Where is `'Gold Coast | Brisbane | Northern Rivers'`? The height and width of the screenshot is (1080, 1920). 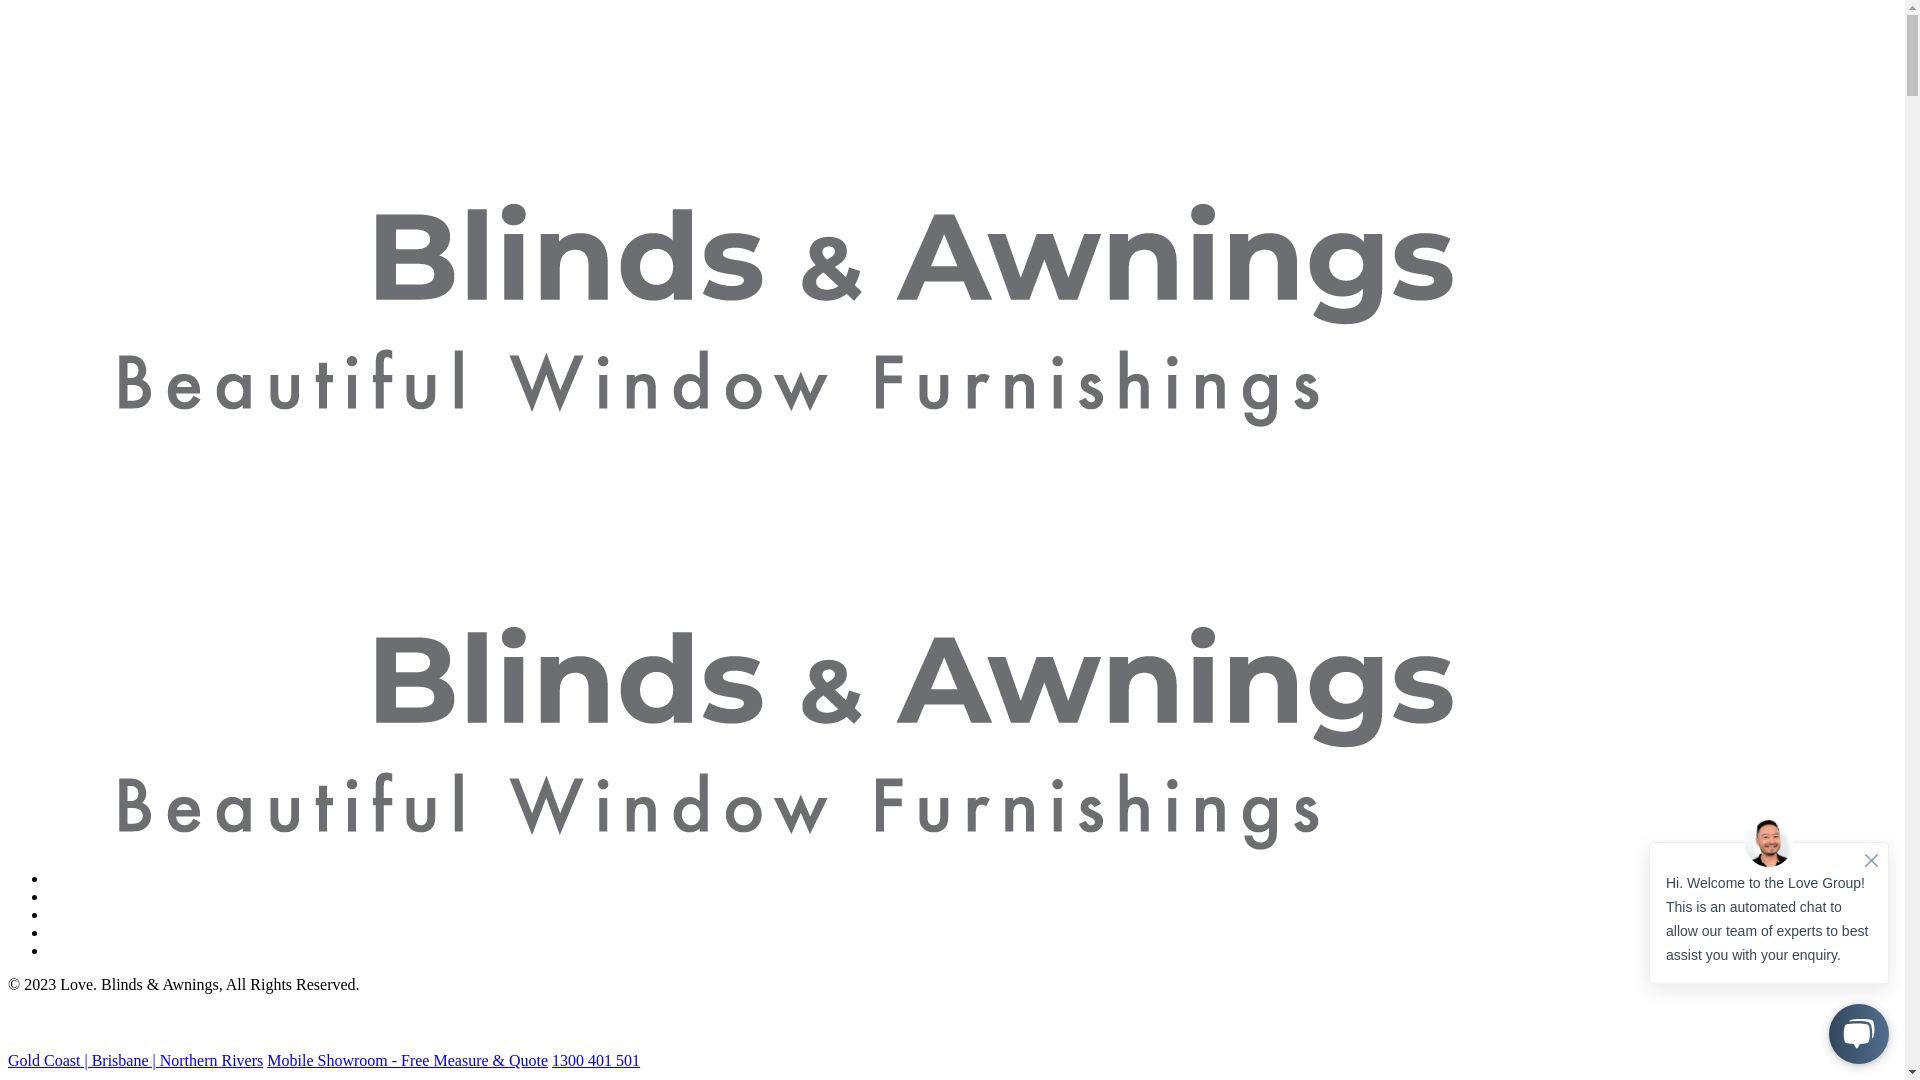 'Gold Coast | Brisbane | Northern Rivers' is located at coordinates (134, 1059).